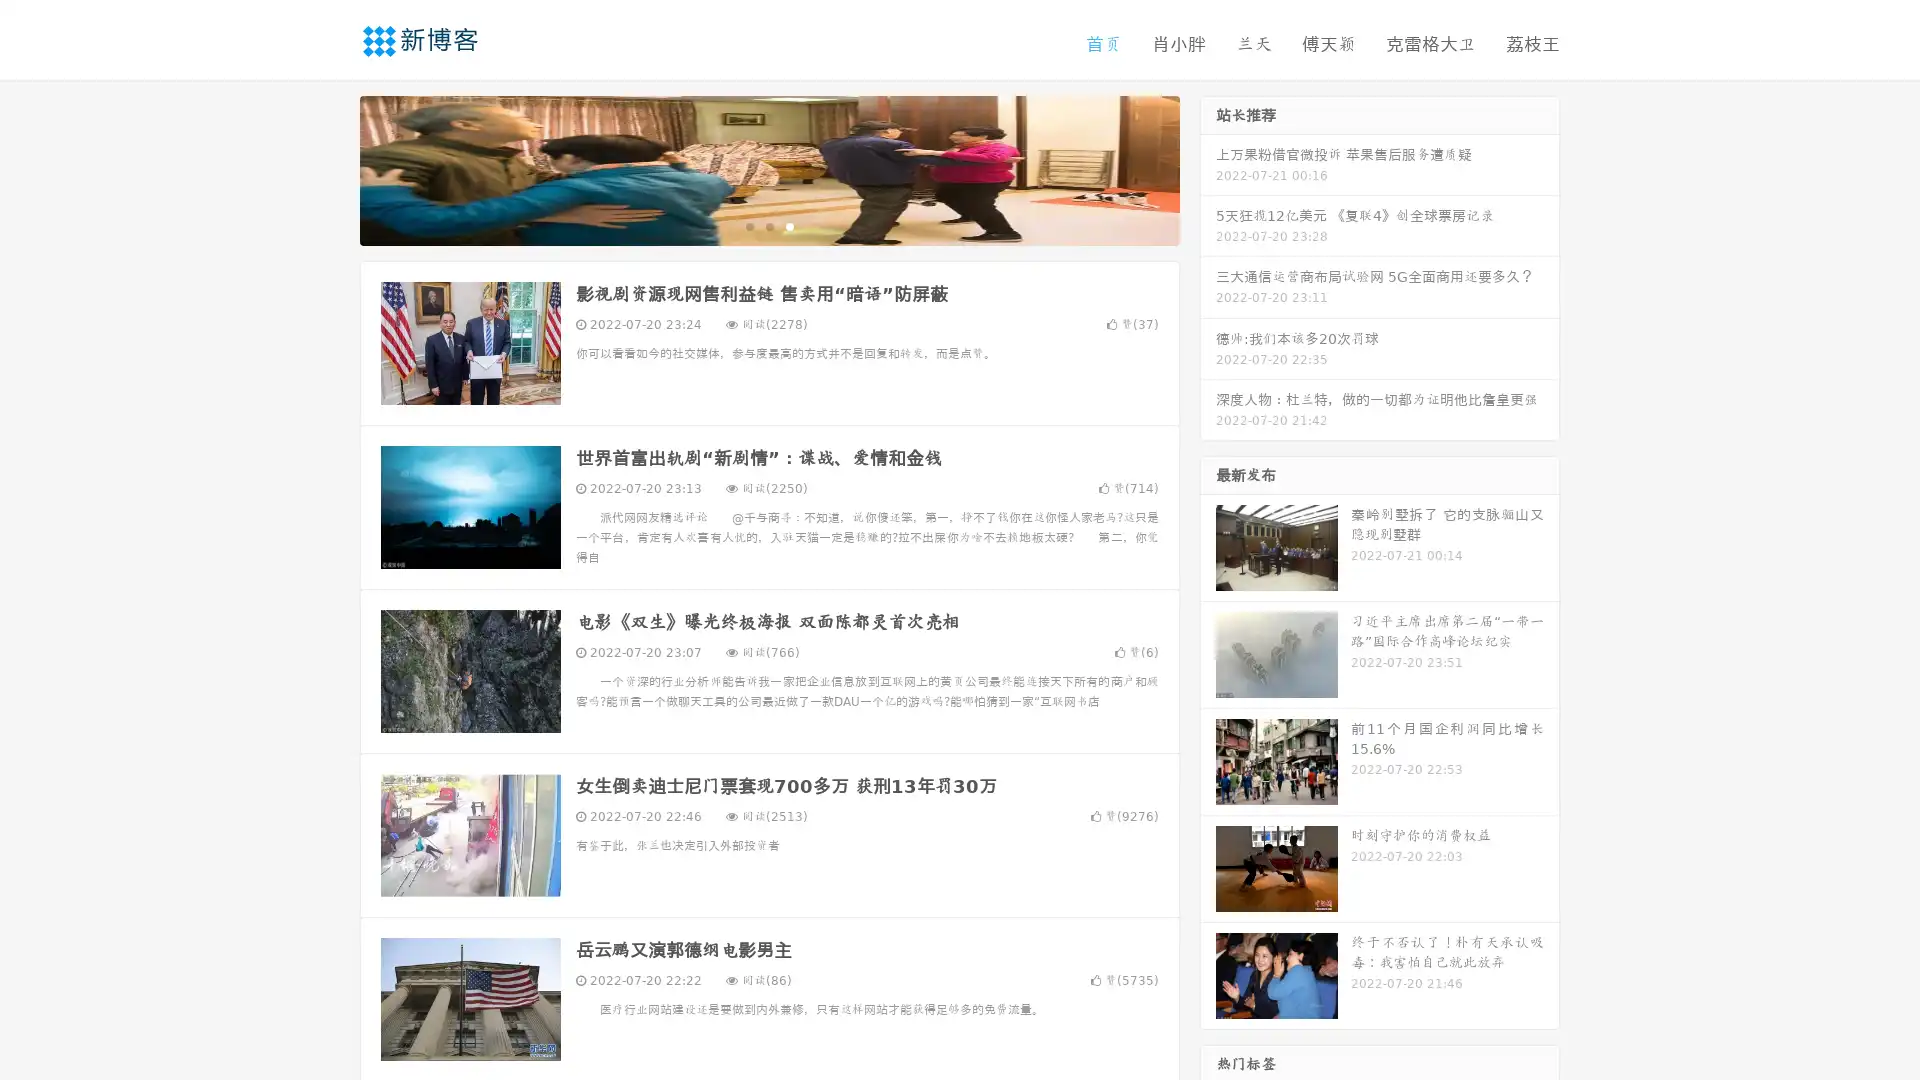  I want to click on Next slide, so click(1208, 168).